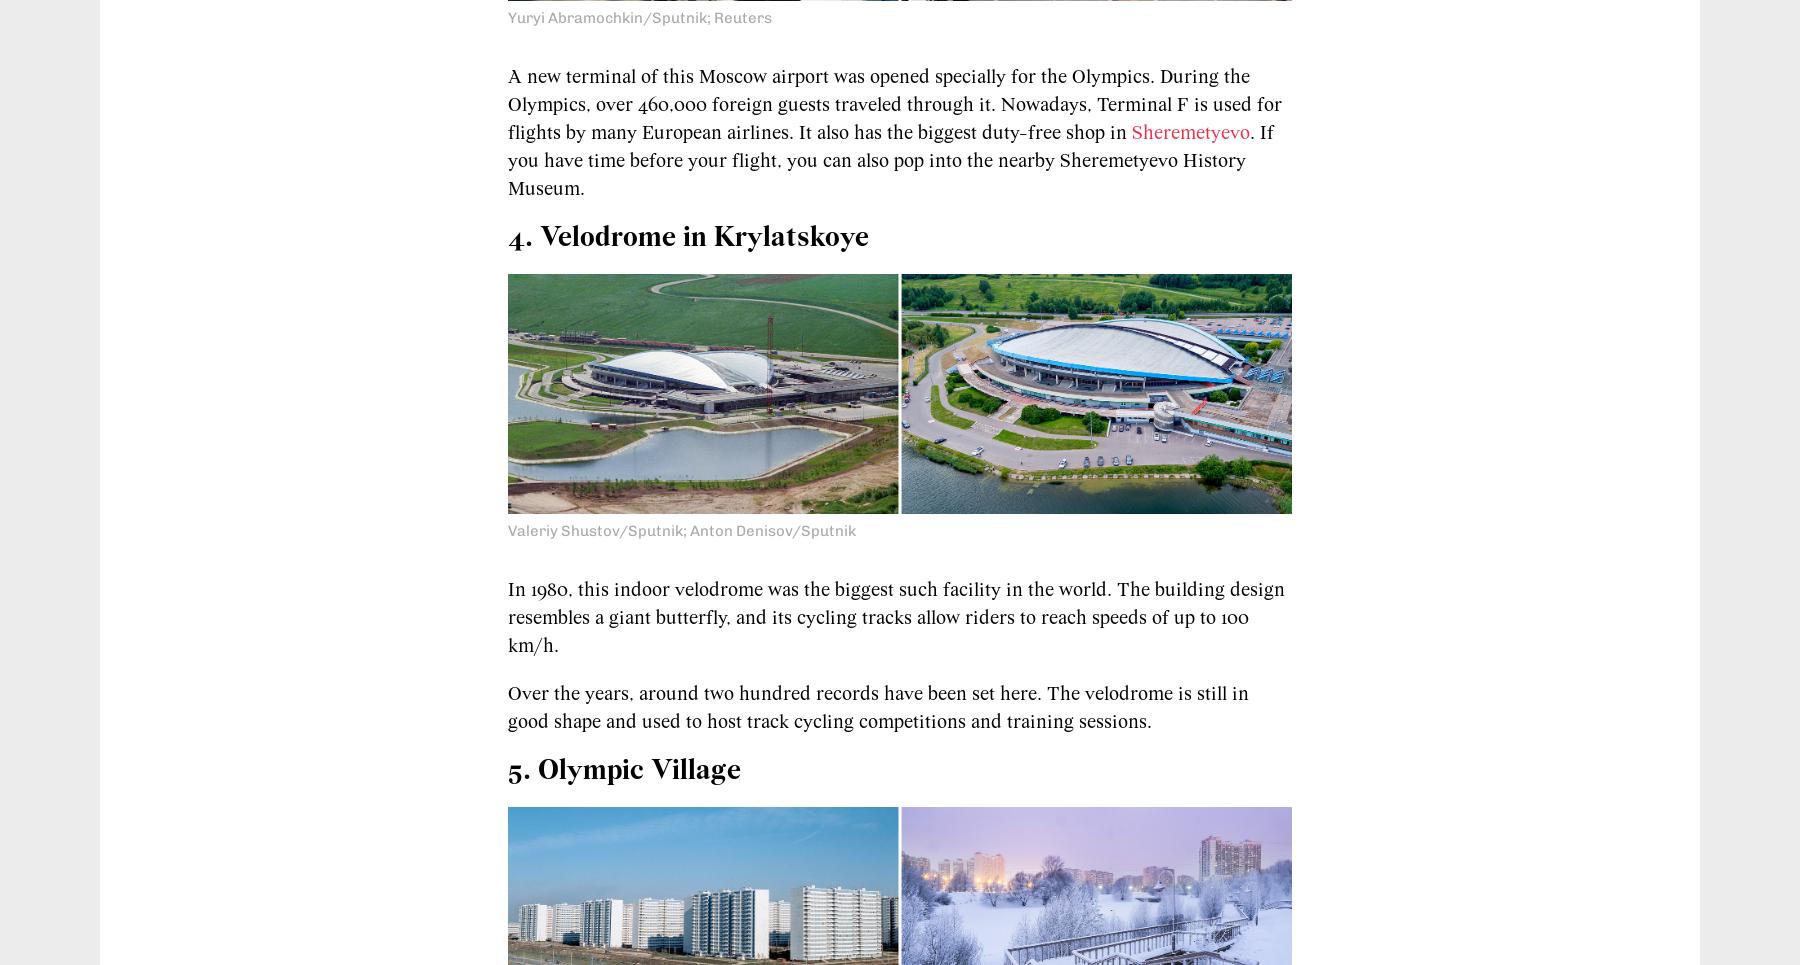 The width and height of the screenshot is (1800, 965). What do you see at coordinates (771, 236) in the screenshot?
I see `'in Krylatskoye'` at bounding box center [771, 236].